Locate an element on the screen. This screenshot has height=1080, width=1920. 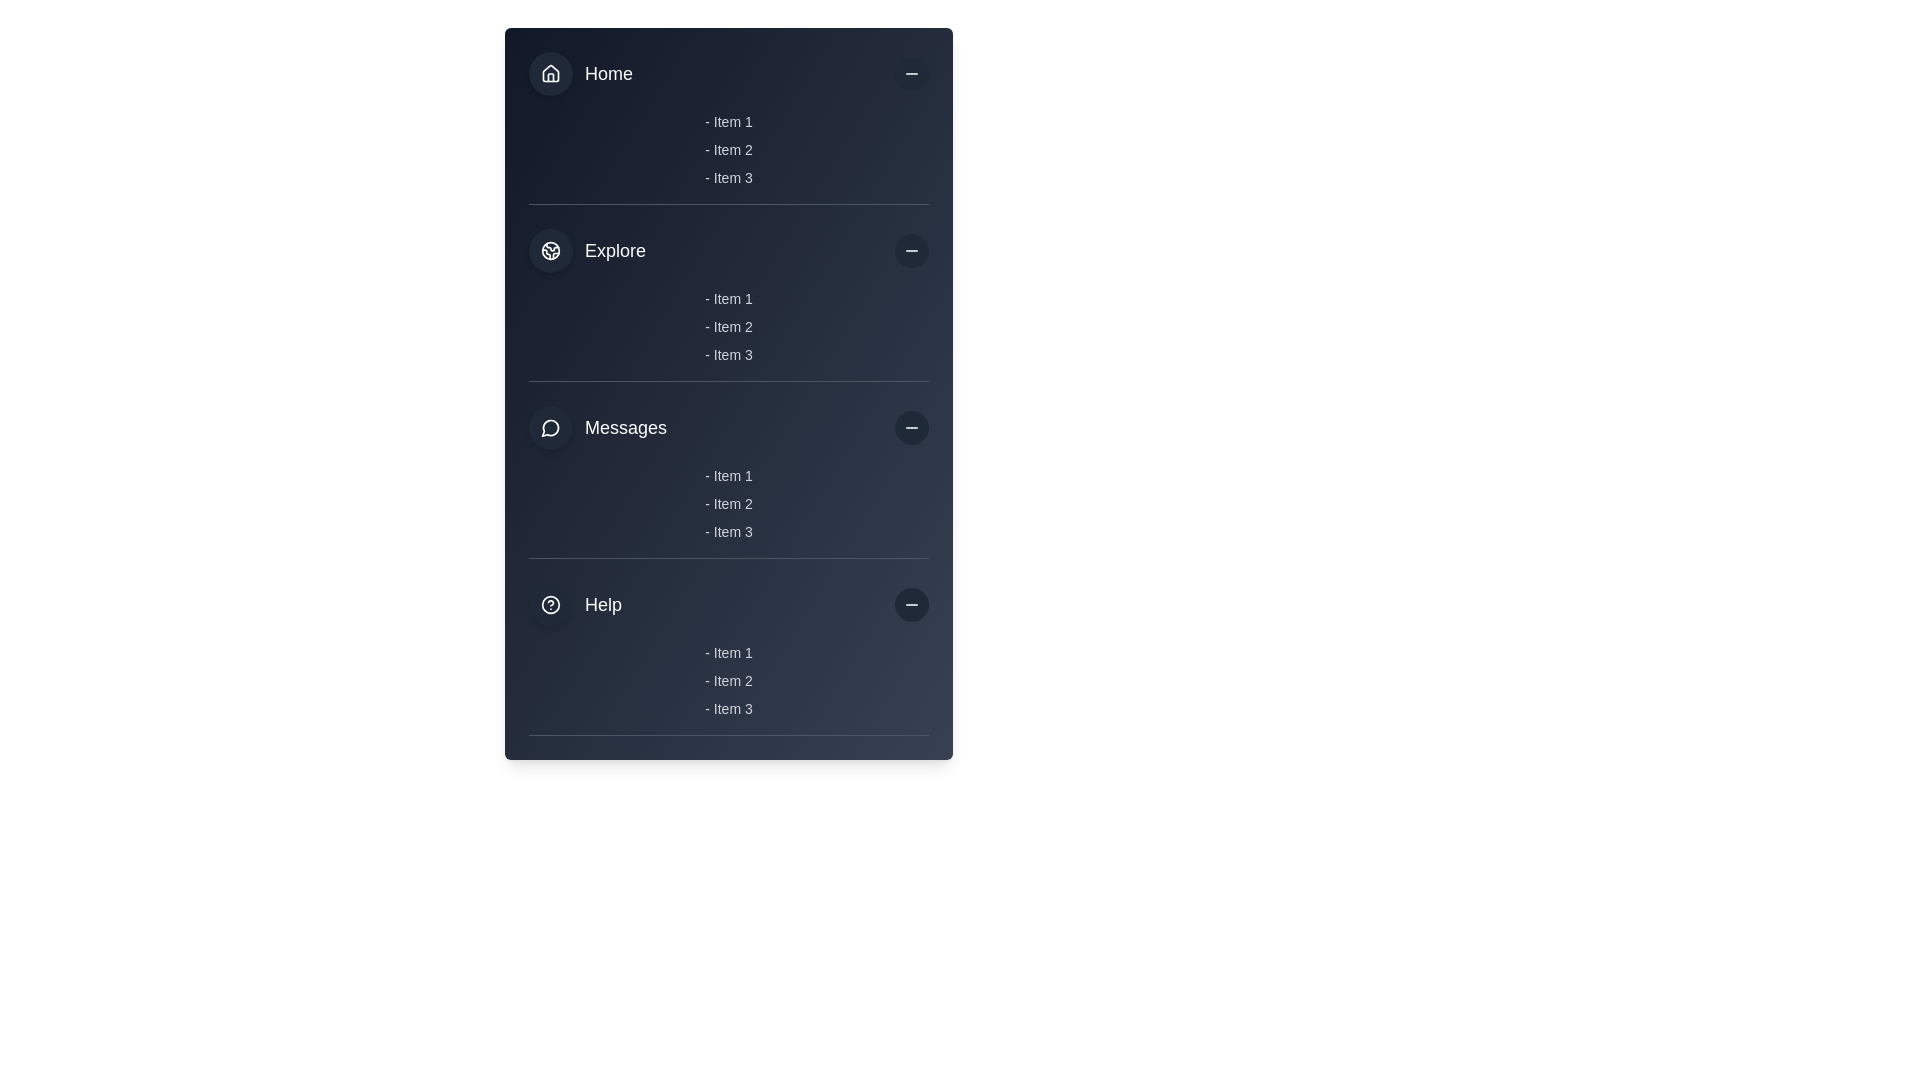
the minus symbol button in the Home section of the sidebar is located at coordinates (911, 72).